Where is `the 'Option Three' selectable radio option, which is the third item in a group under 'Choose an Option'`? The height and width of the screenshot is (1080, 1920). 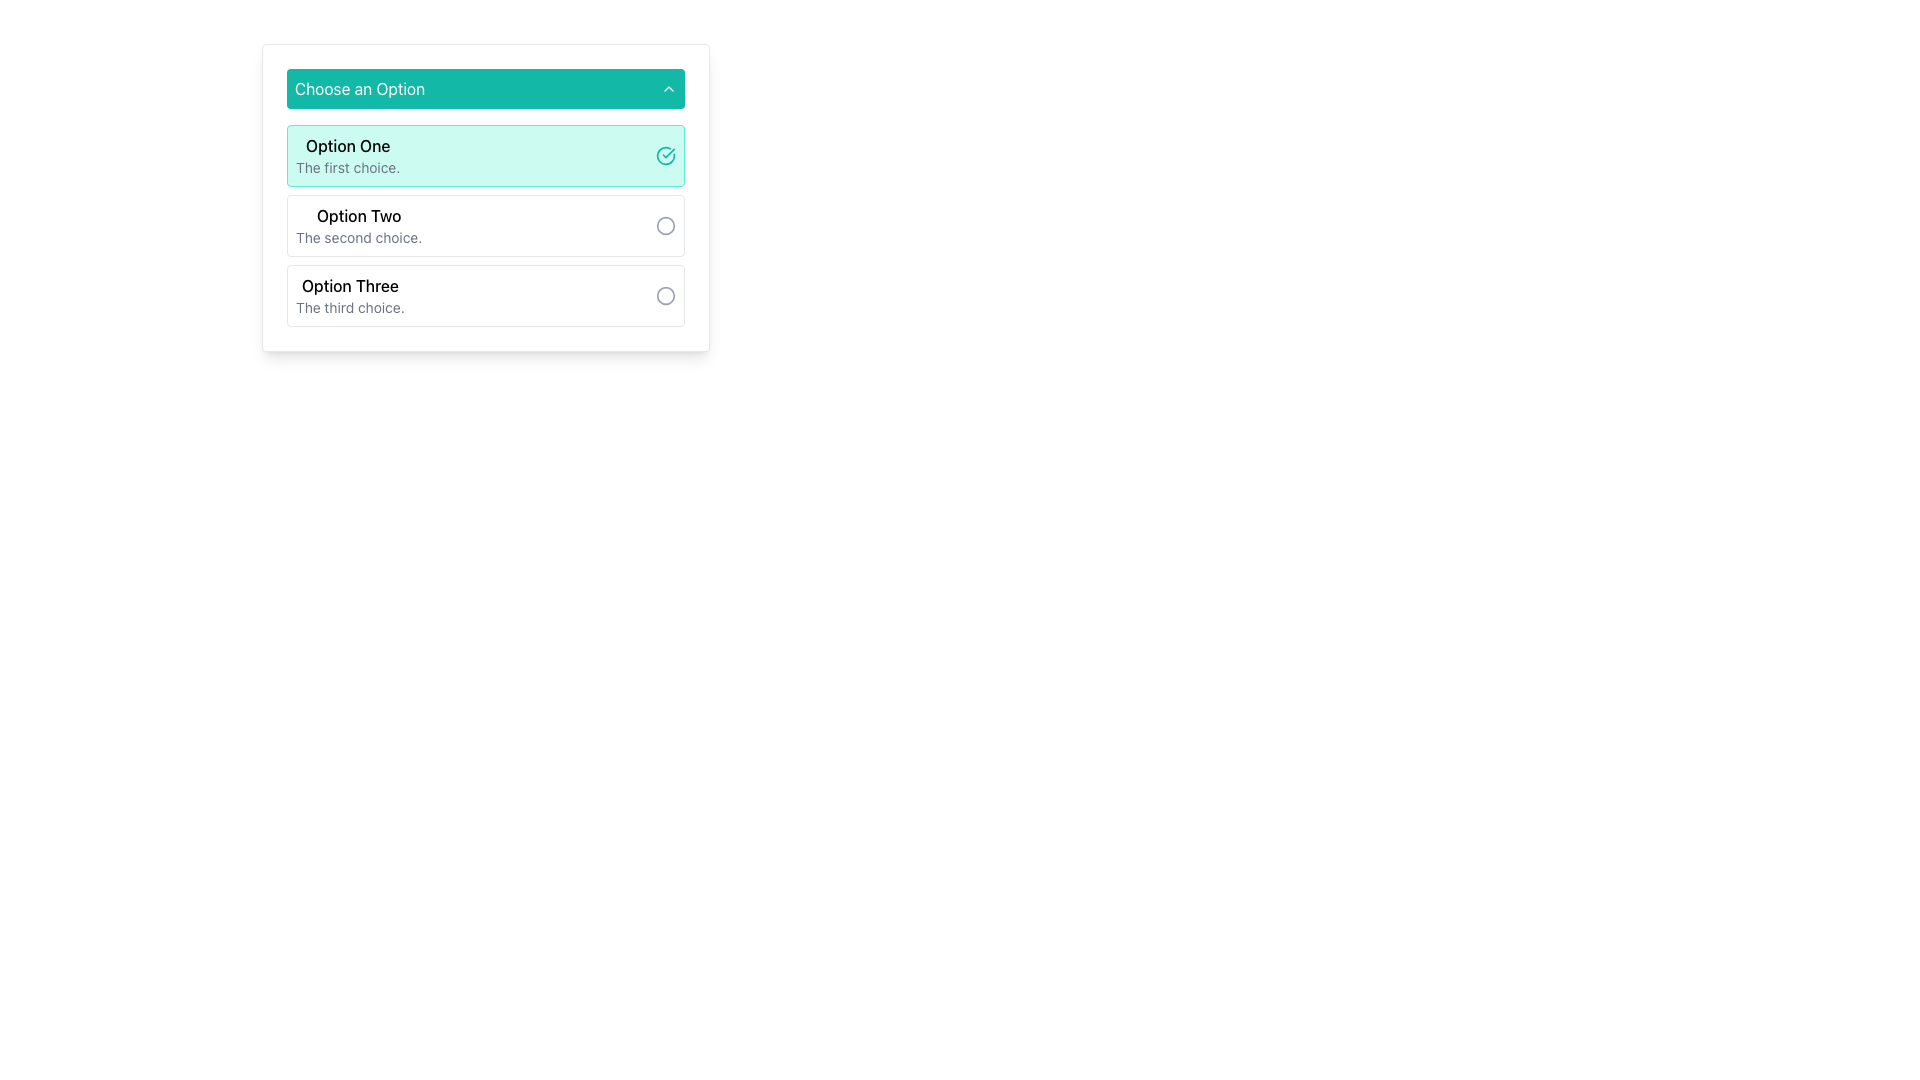
the 'Option Three' selectable radio option, which is the third item in a group under 'Choose an Option' is located at coordinates (485, 296).